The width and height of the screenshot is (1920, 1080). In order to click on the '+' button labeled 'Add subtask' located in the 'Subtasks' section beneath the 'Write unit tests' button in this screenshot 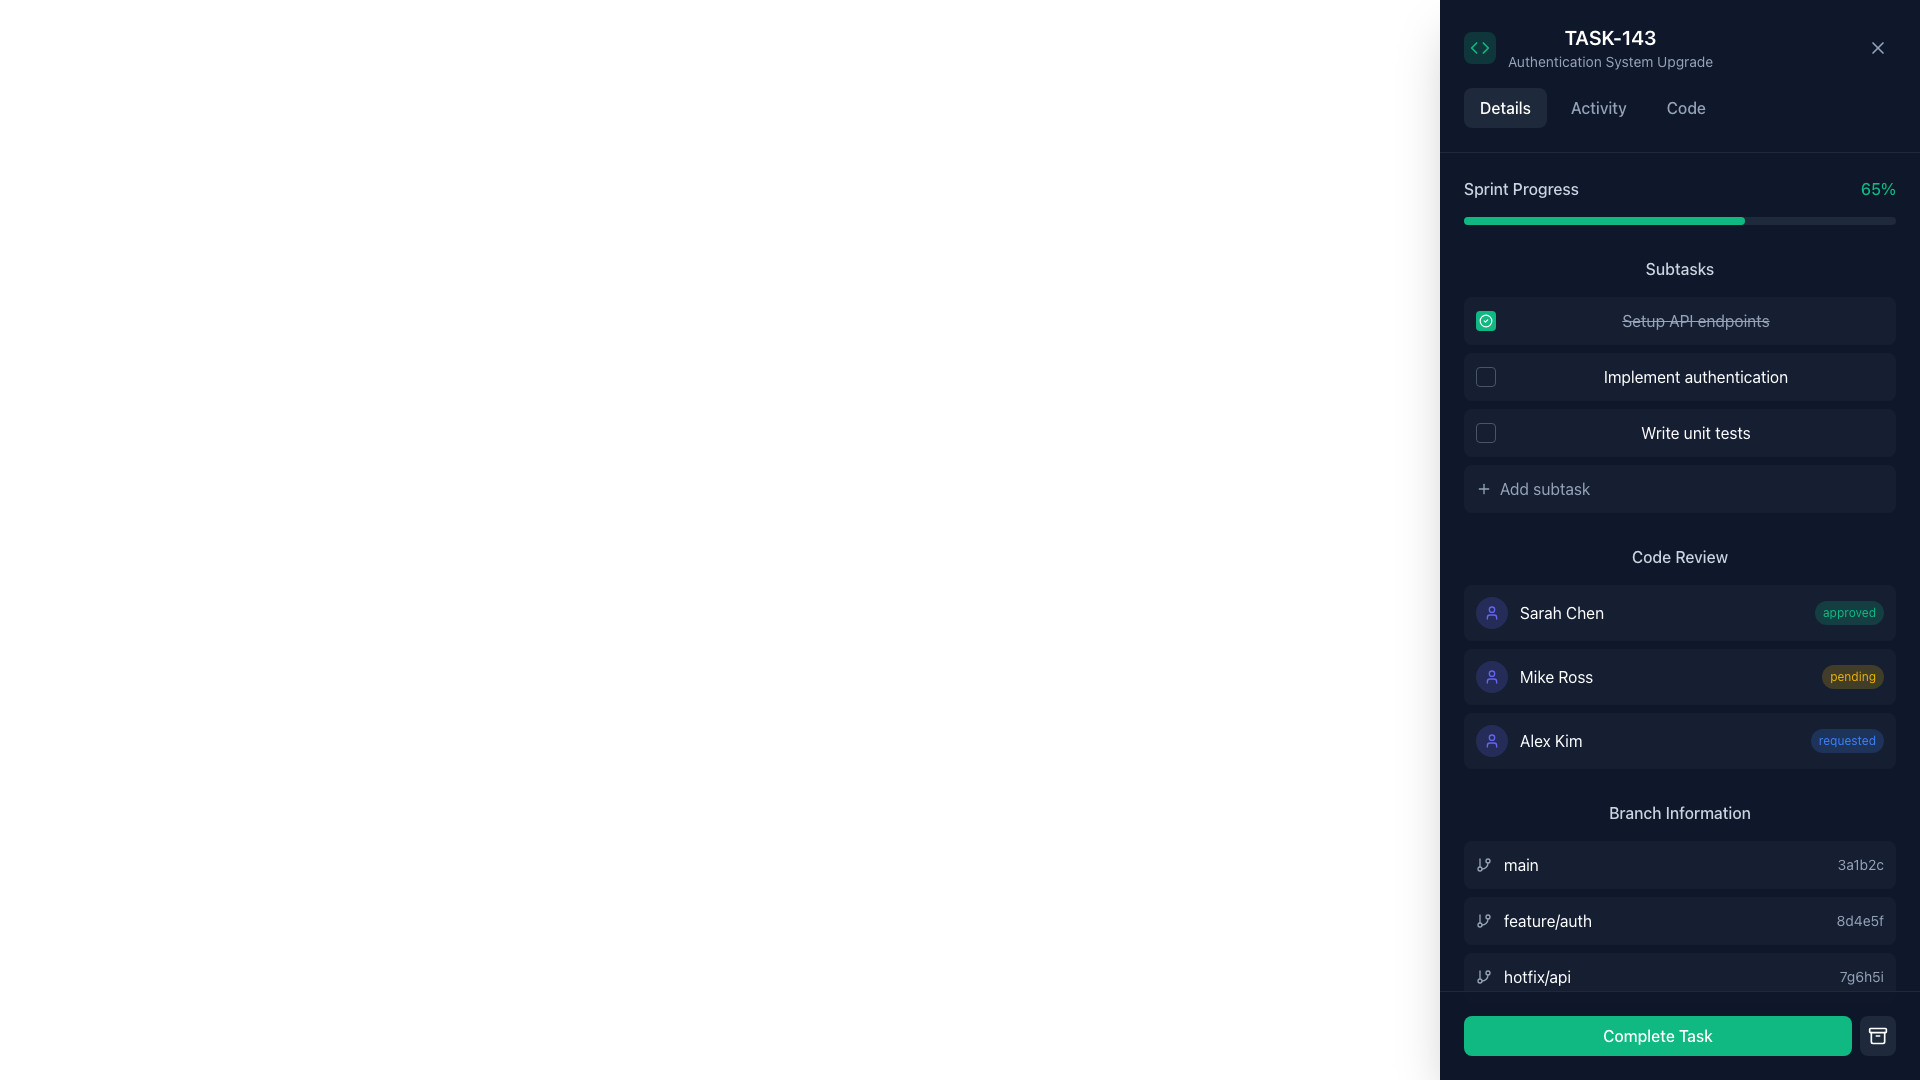, I will do `click(1680, 489)`.